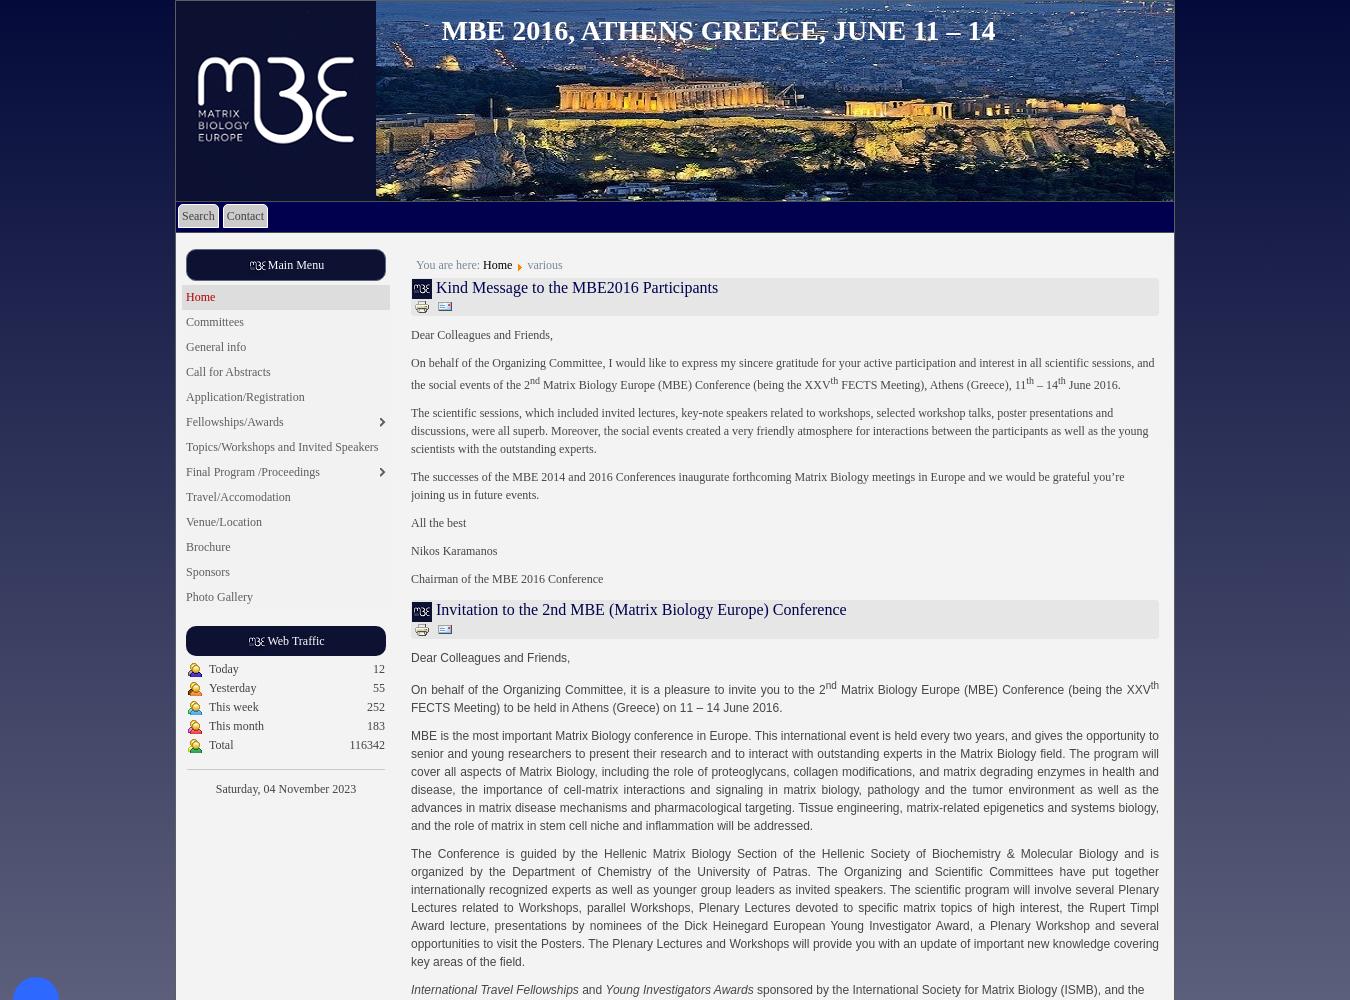  I want to click on 'Yesterday', so click(231, 688).